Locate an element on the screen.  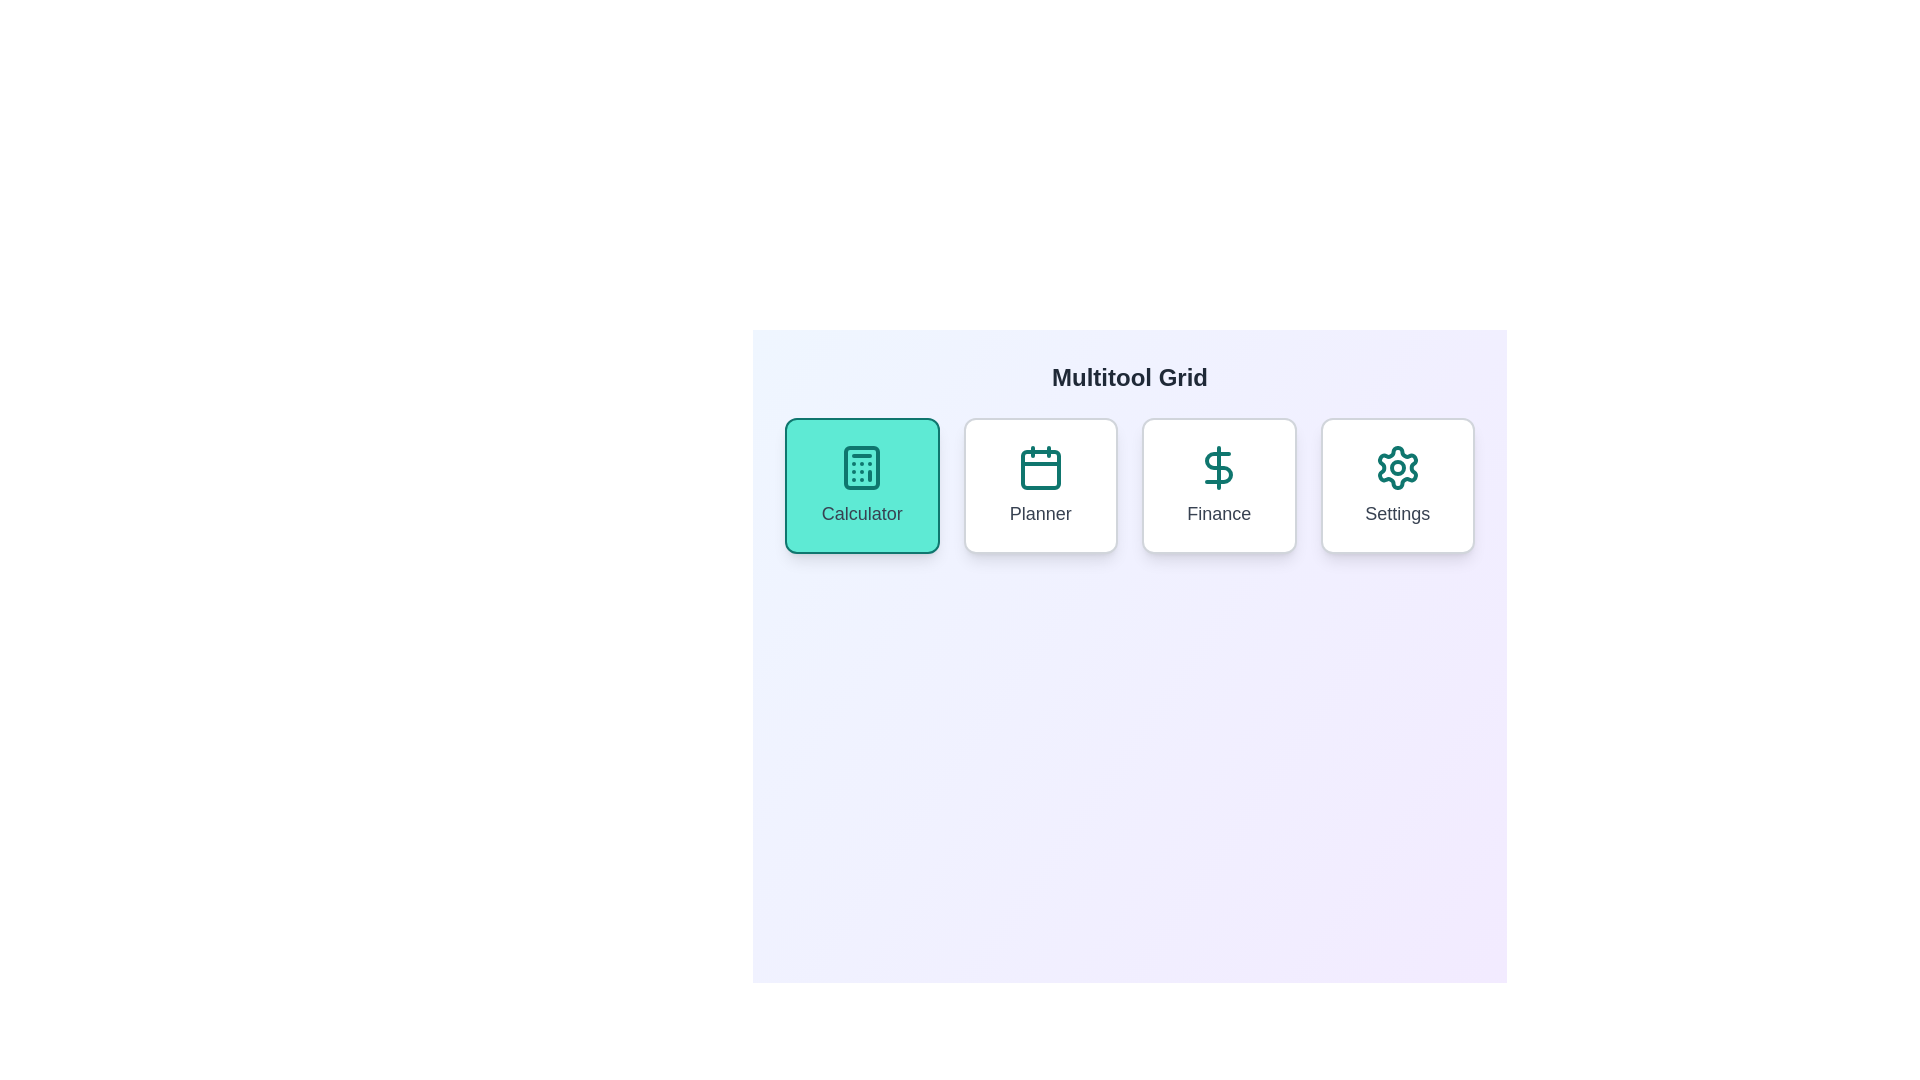
the 'Planner' button, which is the second button in a grid of four, located between the 'Calculator' button and the 'Finance' button is located at coordinates (1040, 486).